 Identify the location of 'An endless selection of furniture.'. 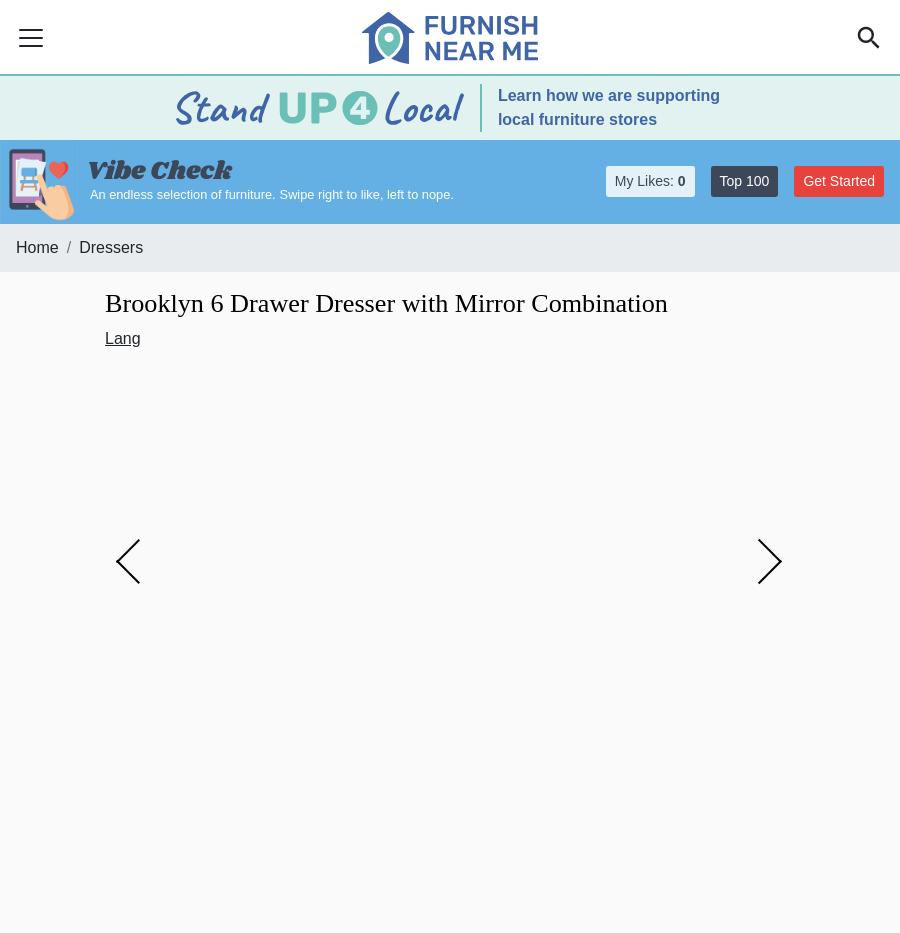
(88, 194).